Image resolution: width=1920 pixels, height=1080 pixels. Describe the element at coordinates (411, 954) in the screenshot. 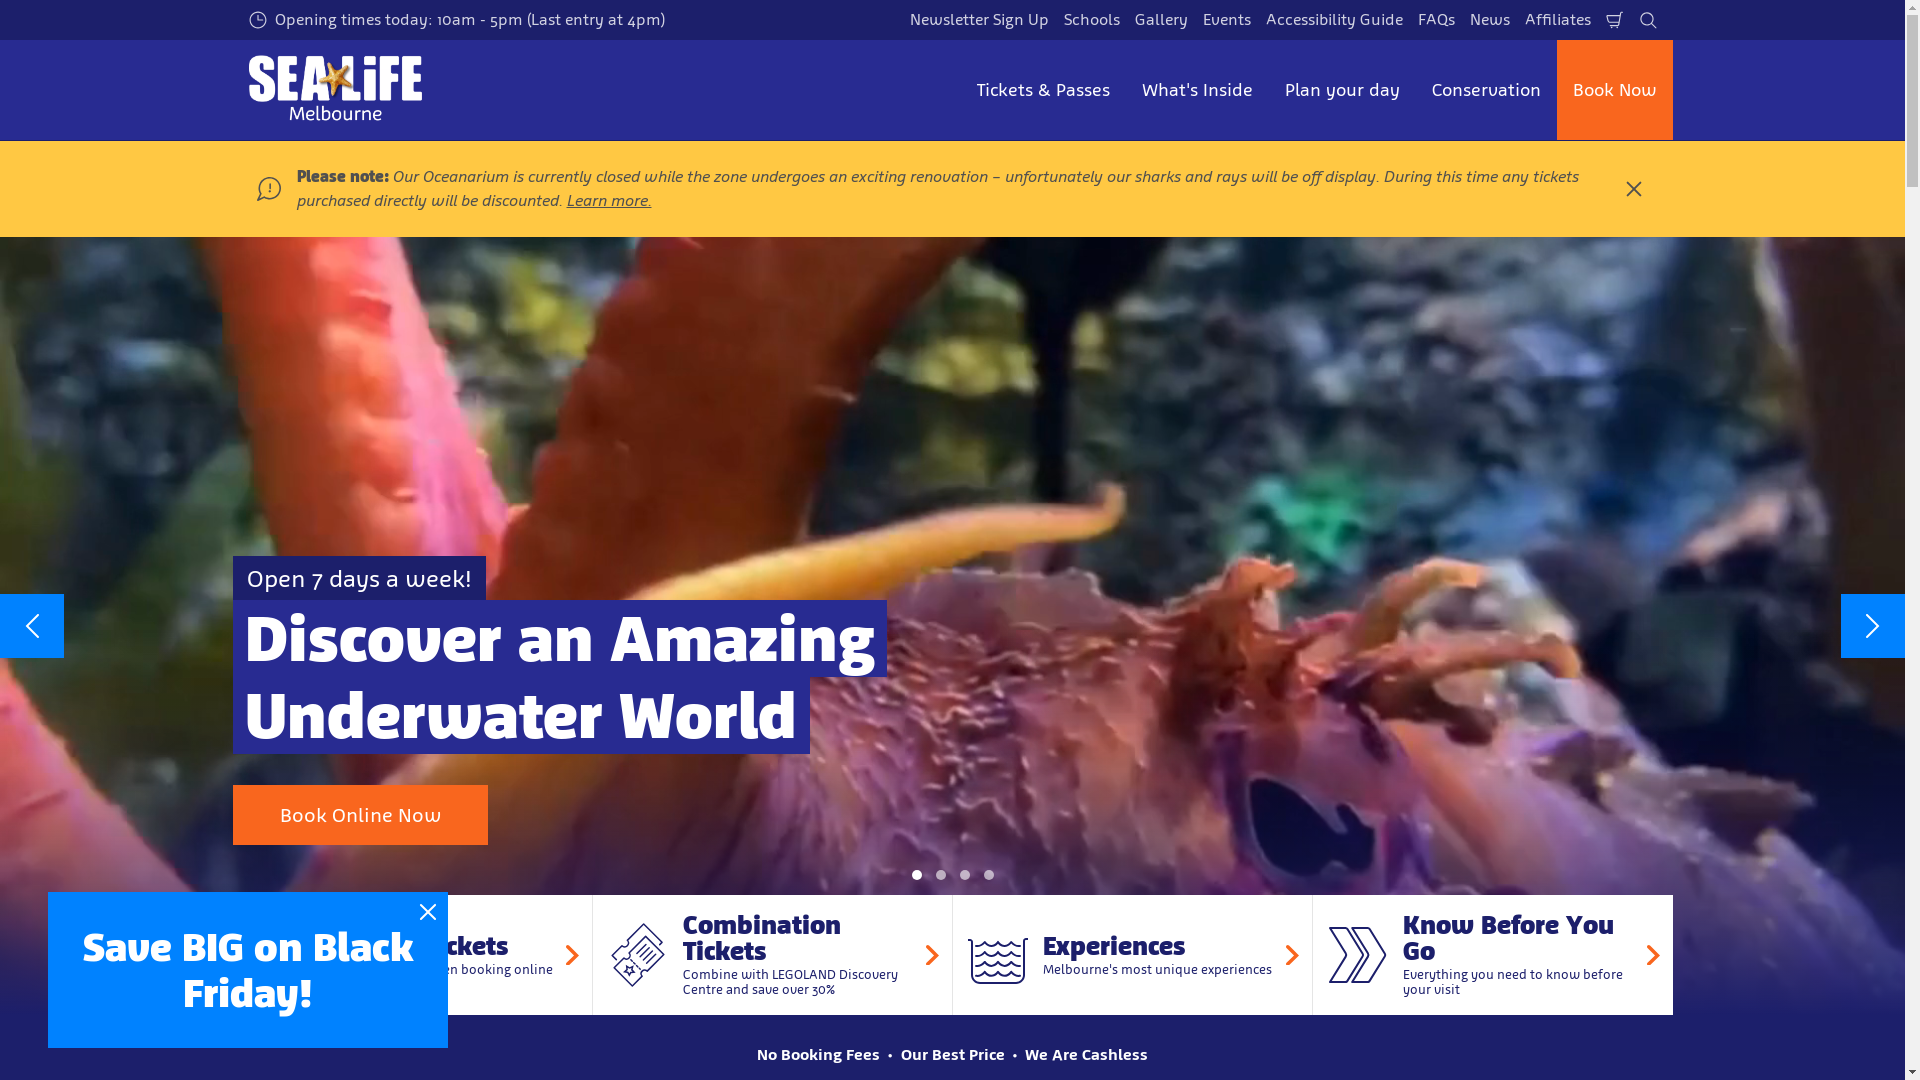

I see `'Popular Tickets` at that location.